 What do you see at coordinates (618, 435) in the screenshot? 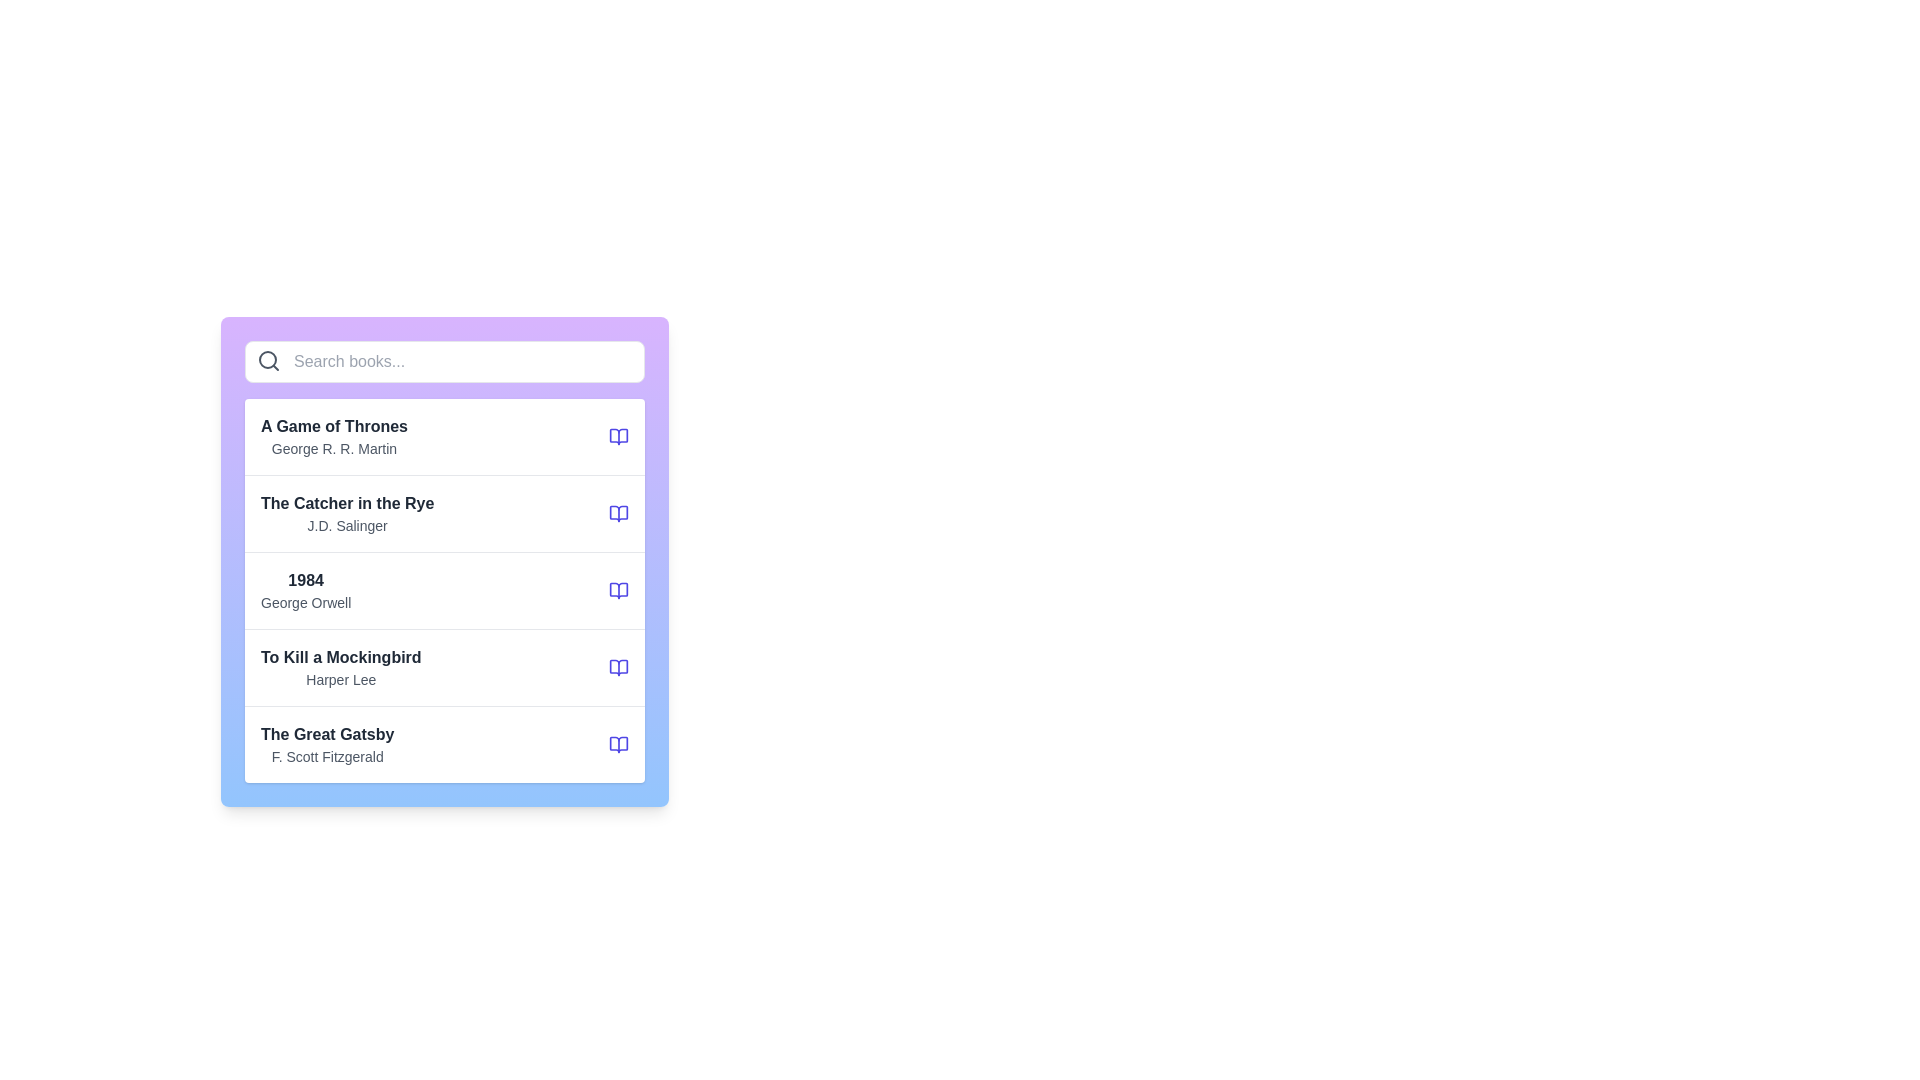
I see `the icon located at the top-right of the list item for 'A Game of Thrones'` at bounding box center [618, 435].